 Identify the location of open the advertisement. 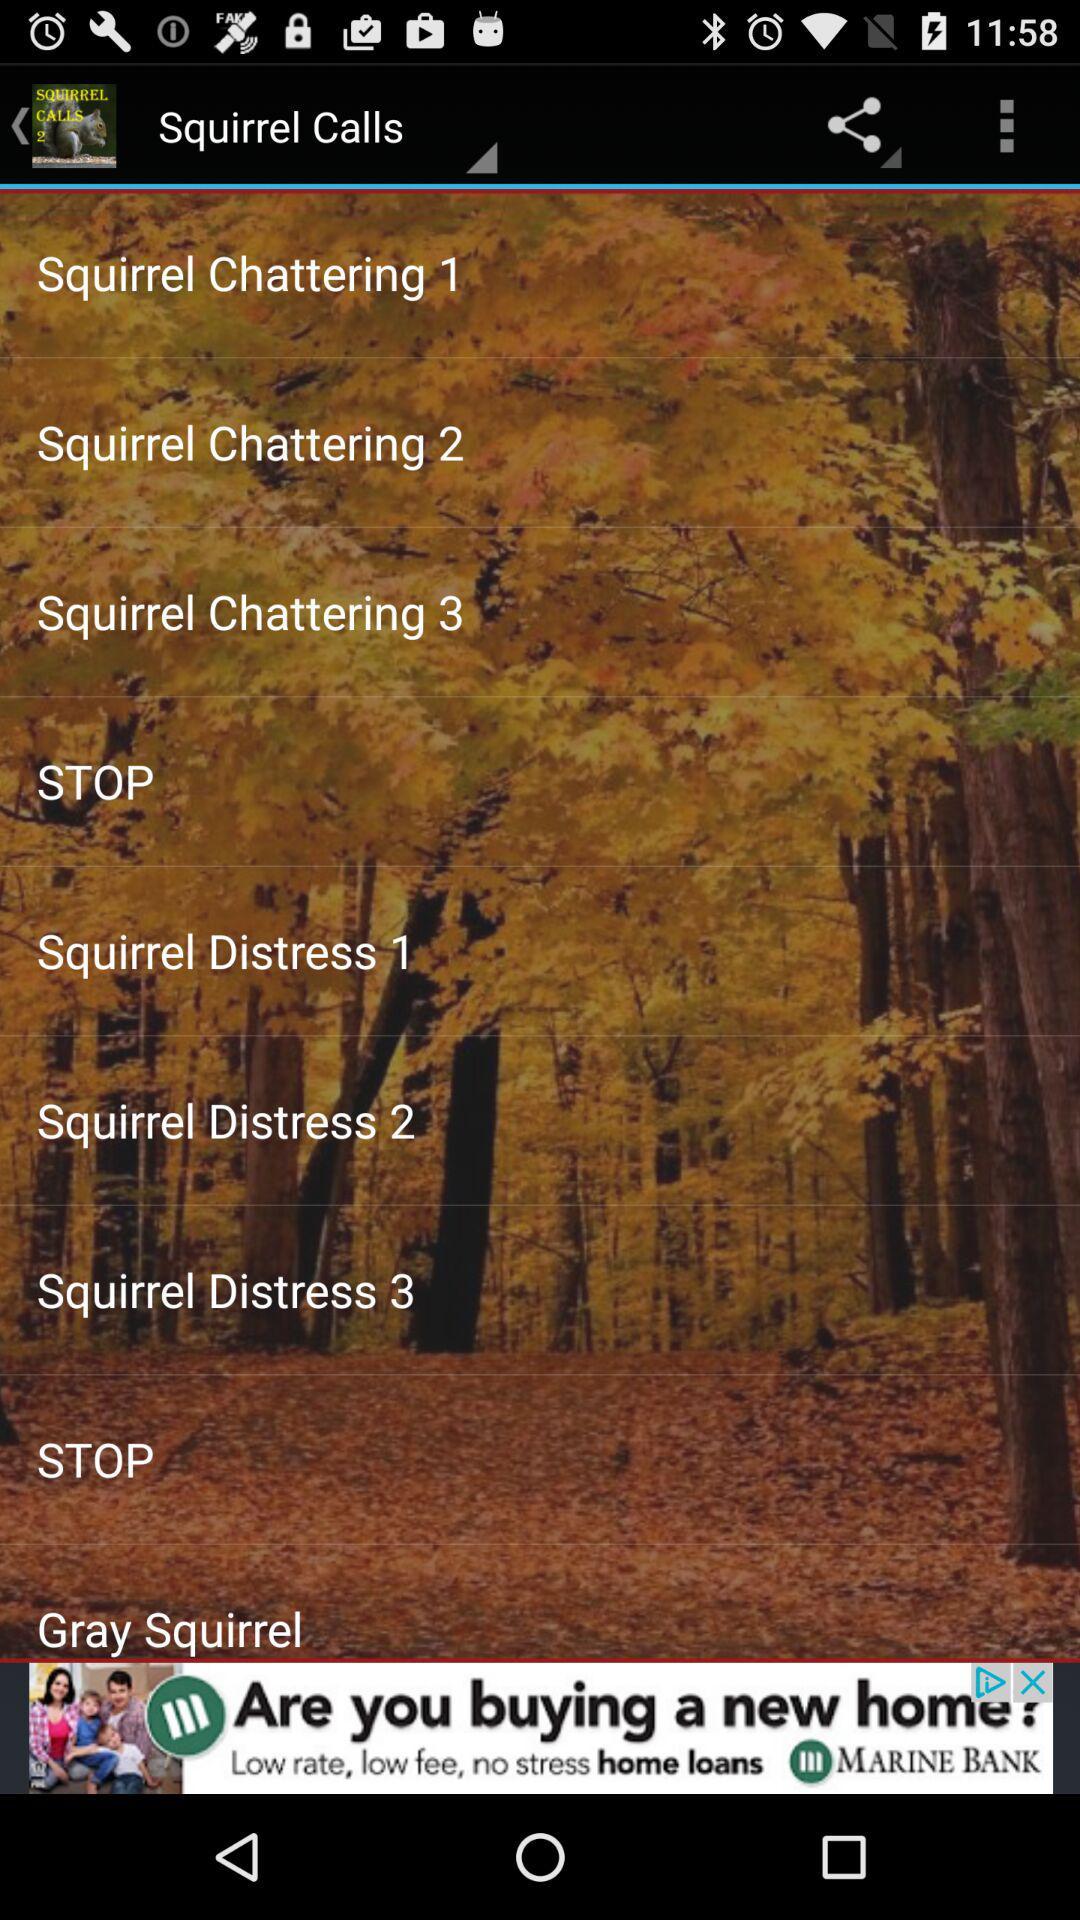
(540, 1727).